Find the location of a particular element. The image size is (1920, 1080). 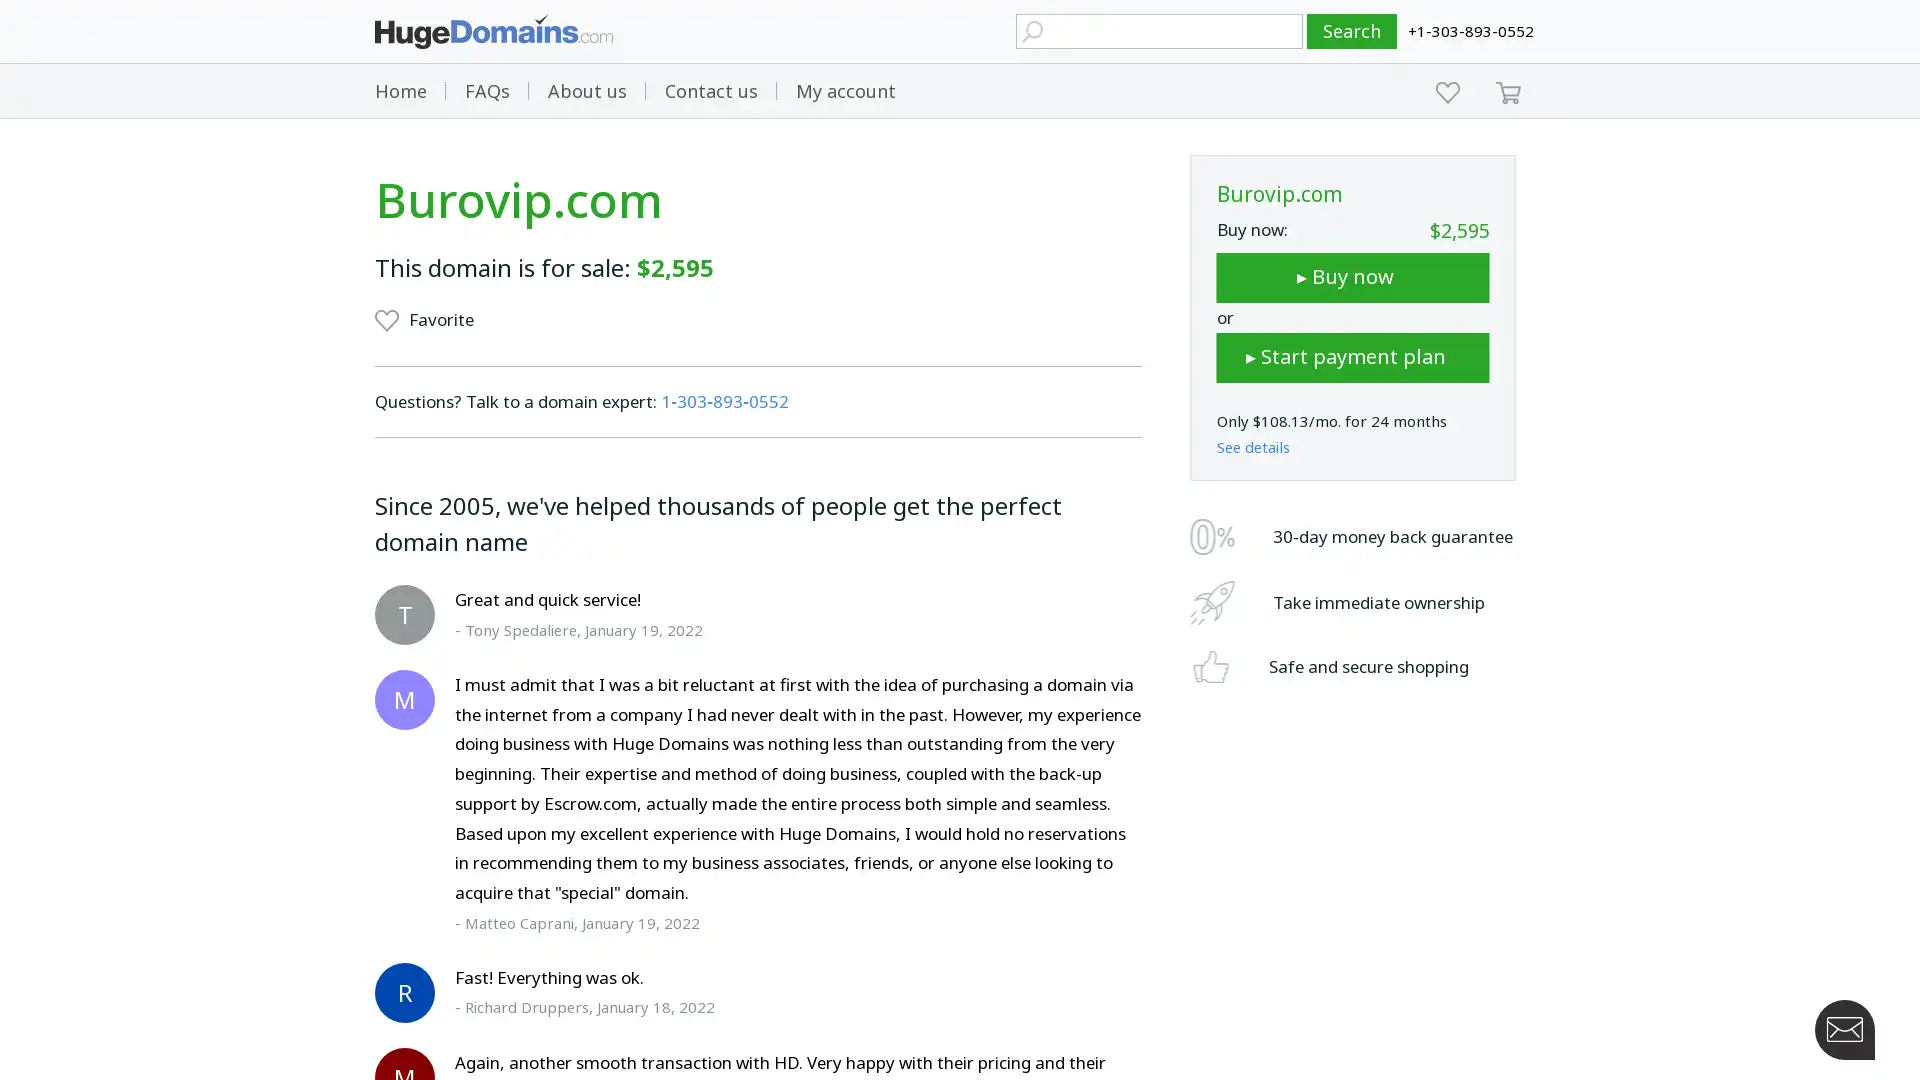

Search is located at coordinates (1352, 31).